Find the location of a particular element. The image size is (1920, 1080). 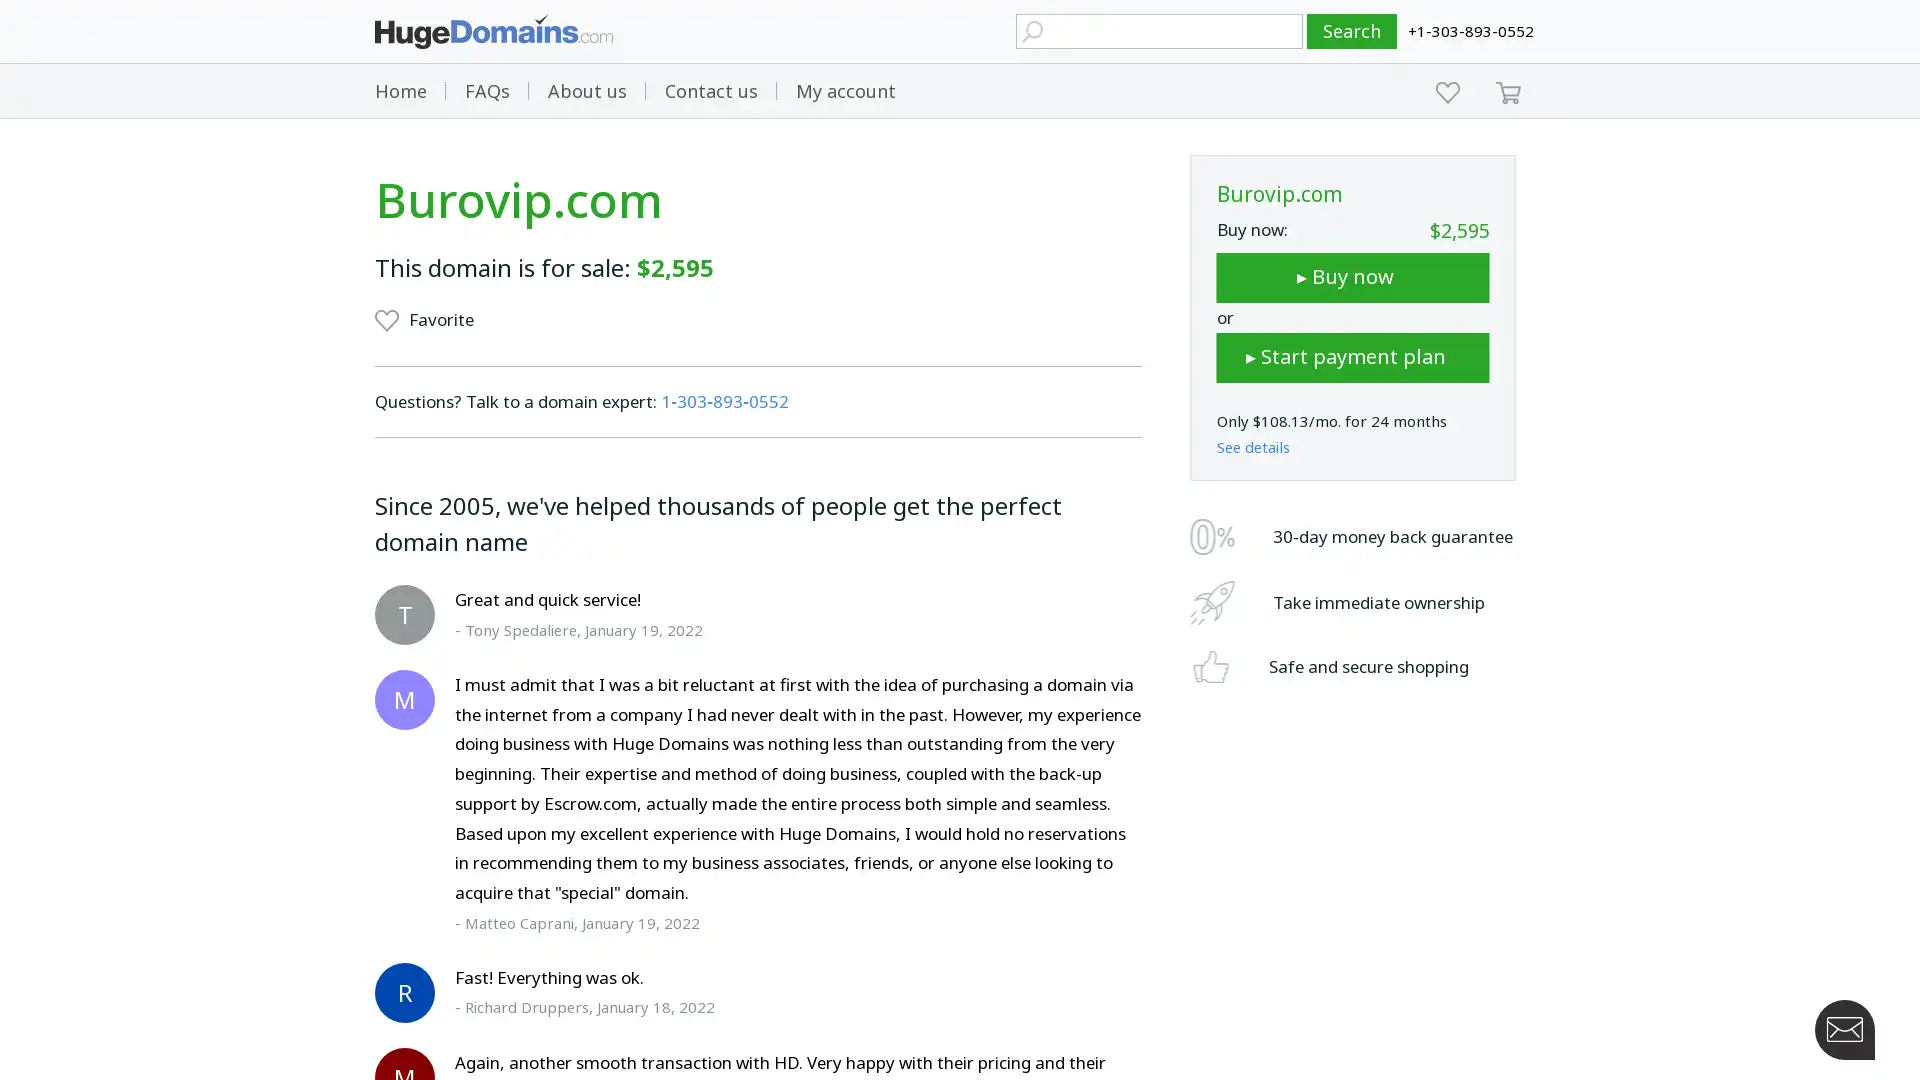

Search is located at coordinates (1352, 31).